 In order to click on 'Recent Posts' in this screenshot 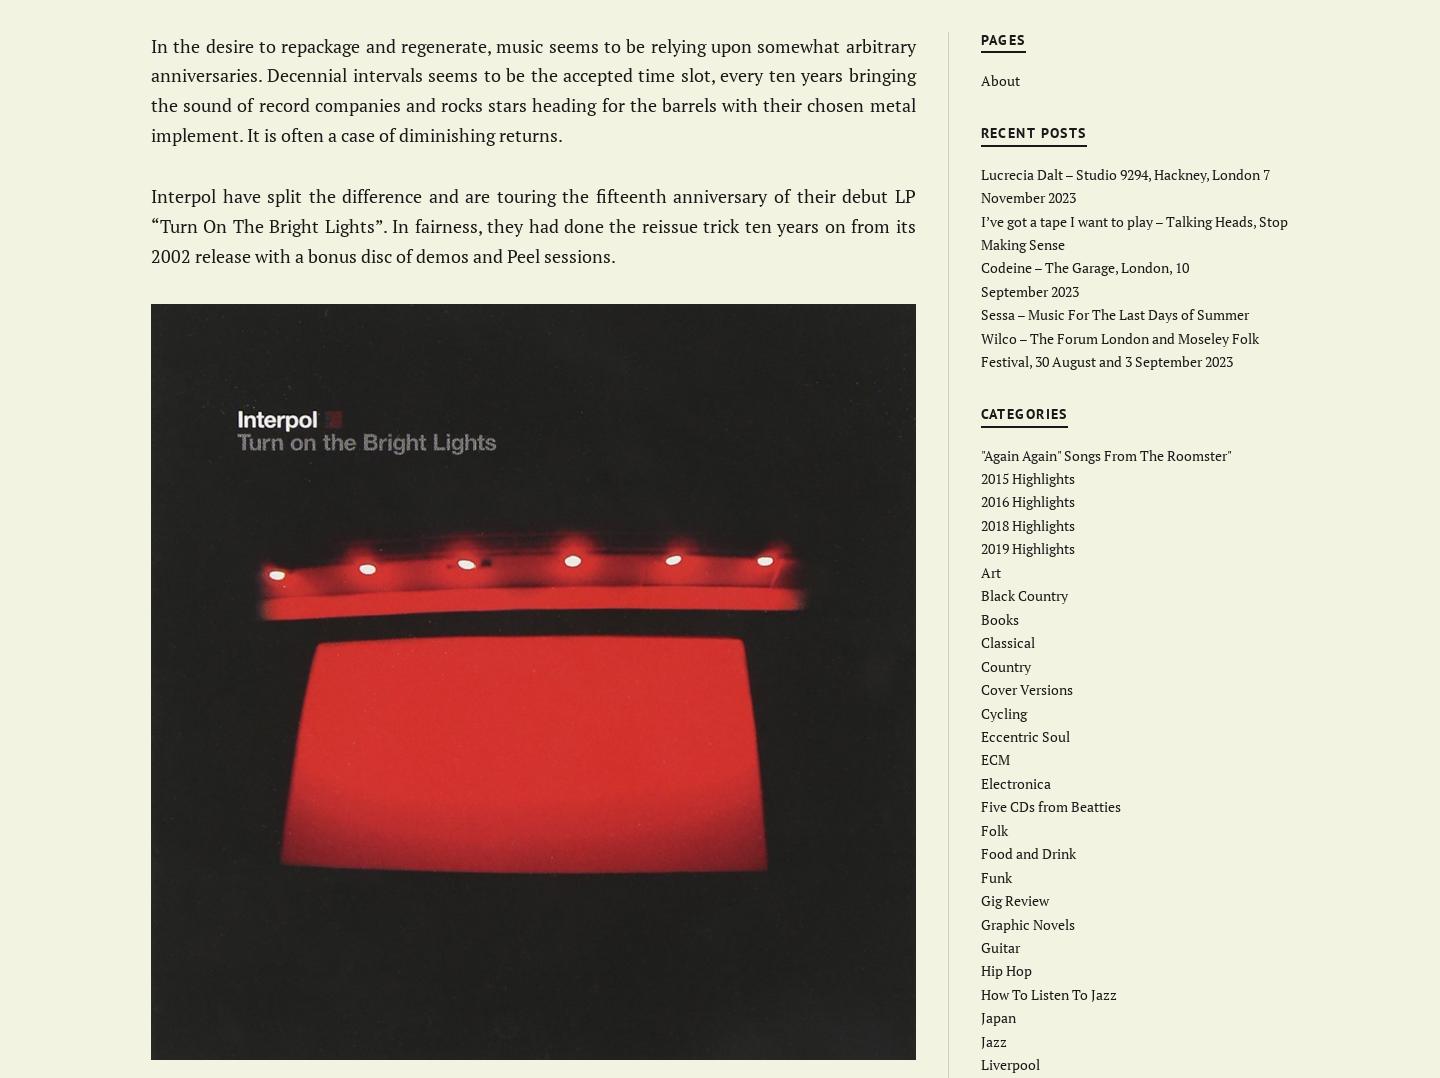, I will do `click(1033, 131)`.